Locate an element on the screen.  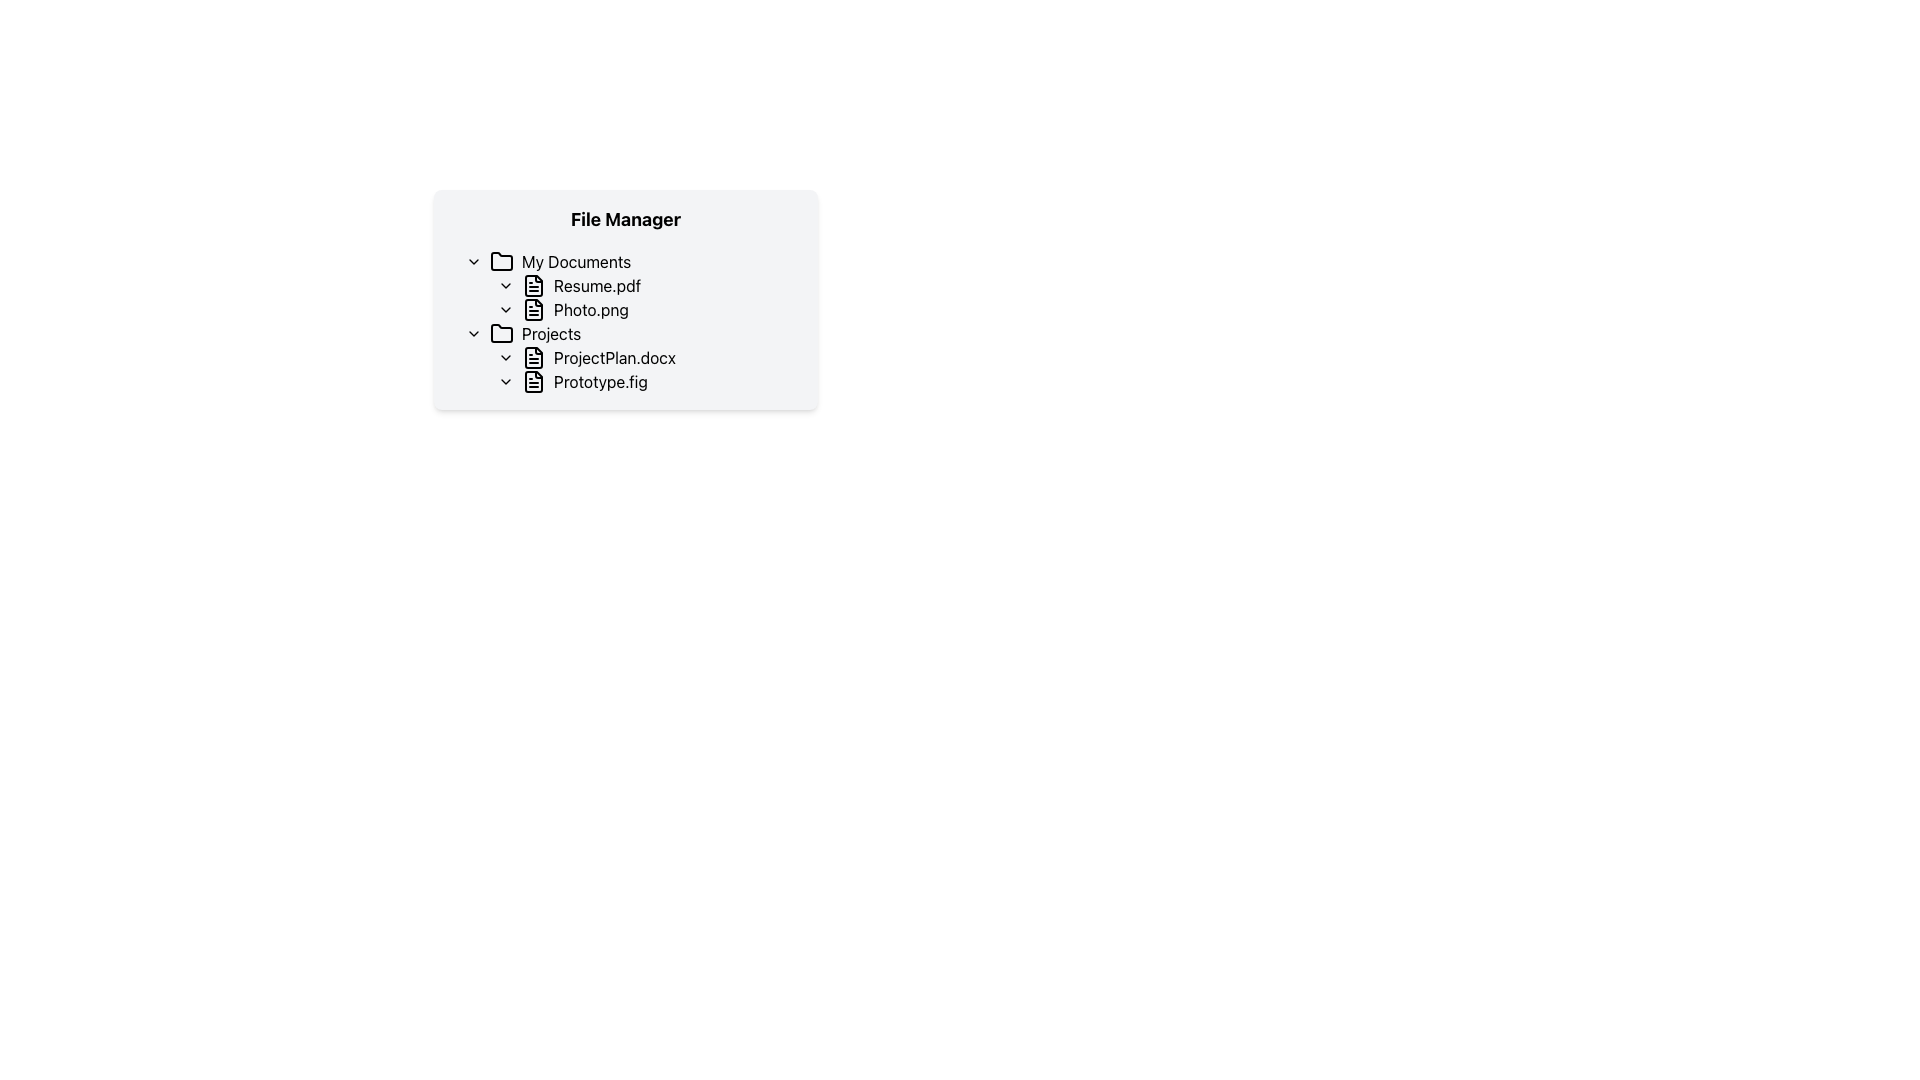
the text label for 'ProjectPlan.docx' is located at coordinates (598, 357).